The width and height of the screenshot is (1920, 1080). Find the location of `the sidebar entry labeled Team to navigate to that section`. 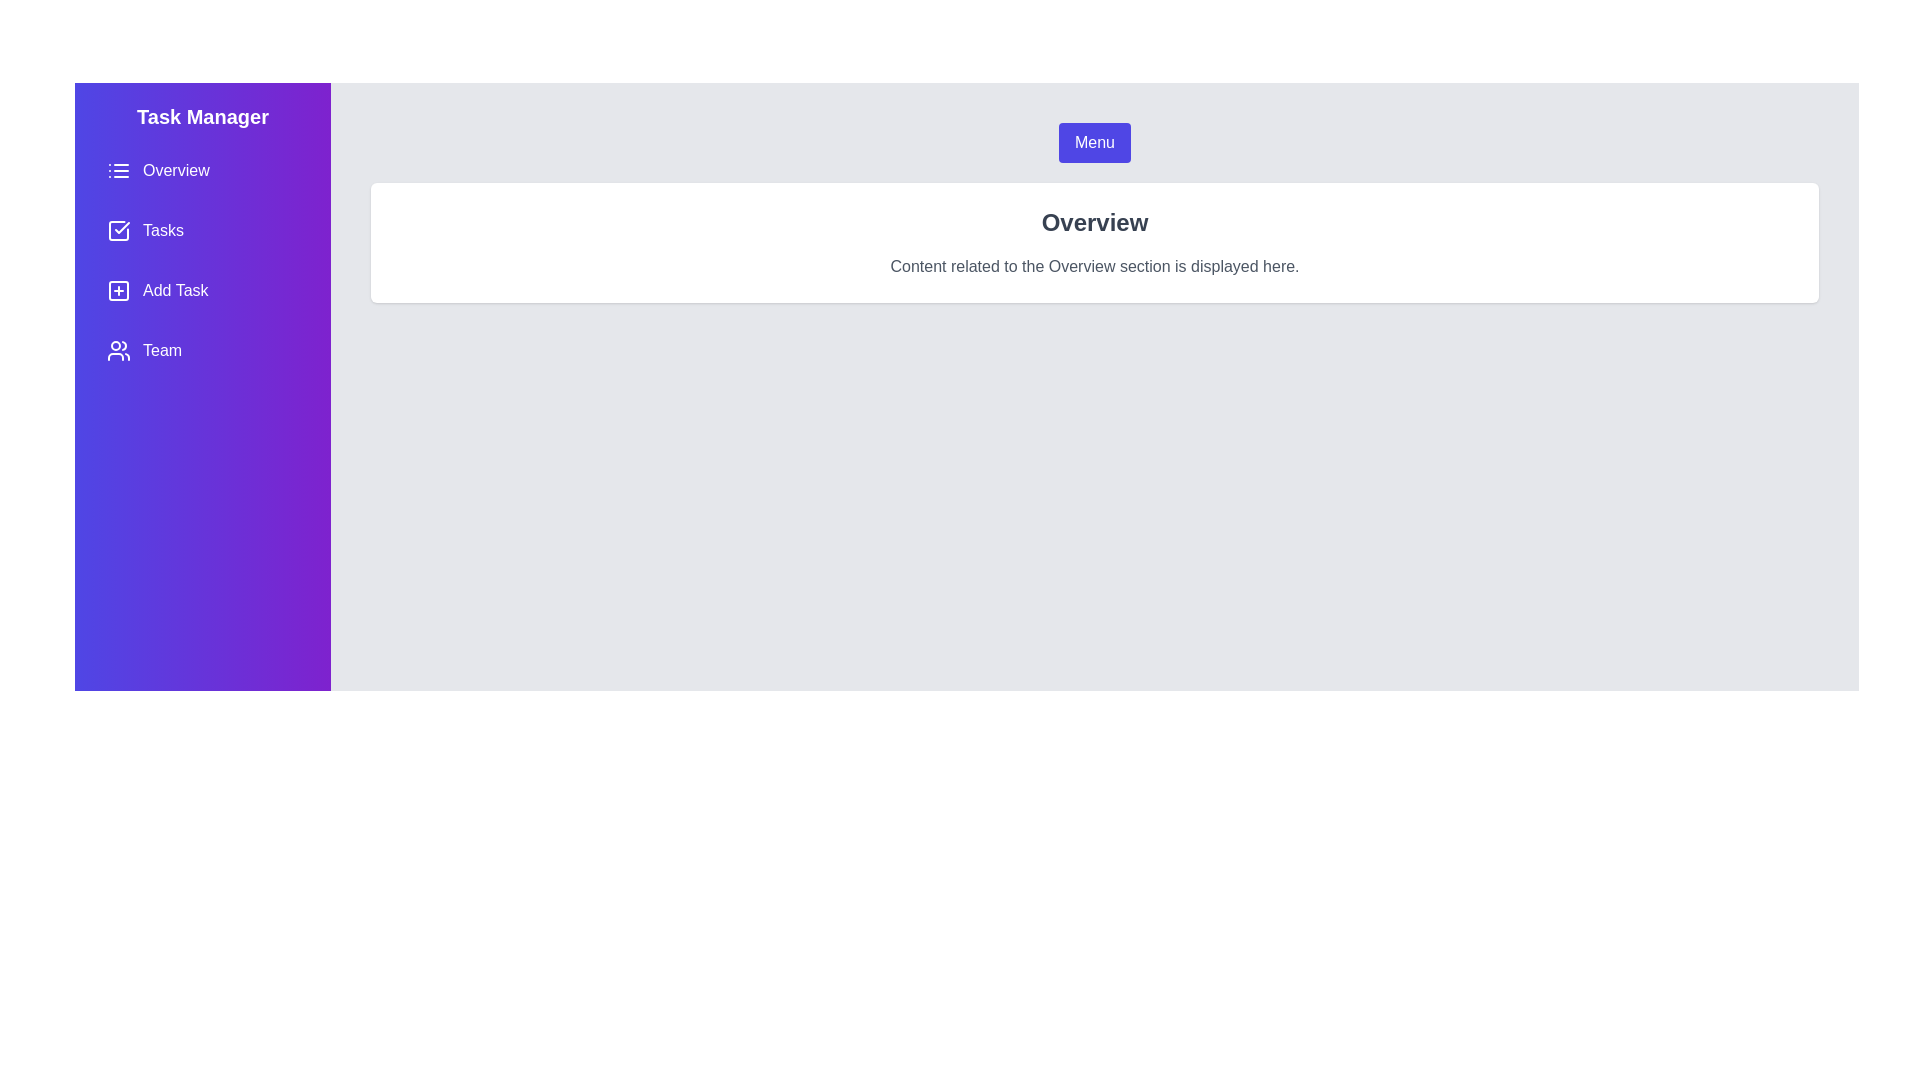

the sidebar entry labeled Team to navigate to that section is located at coordinates (202, 350).